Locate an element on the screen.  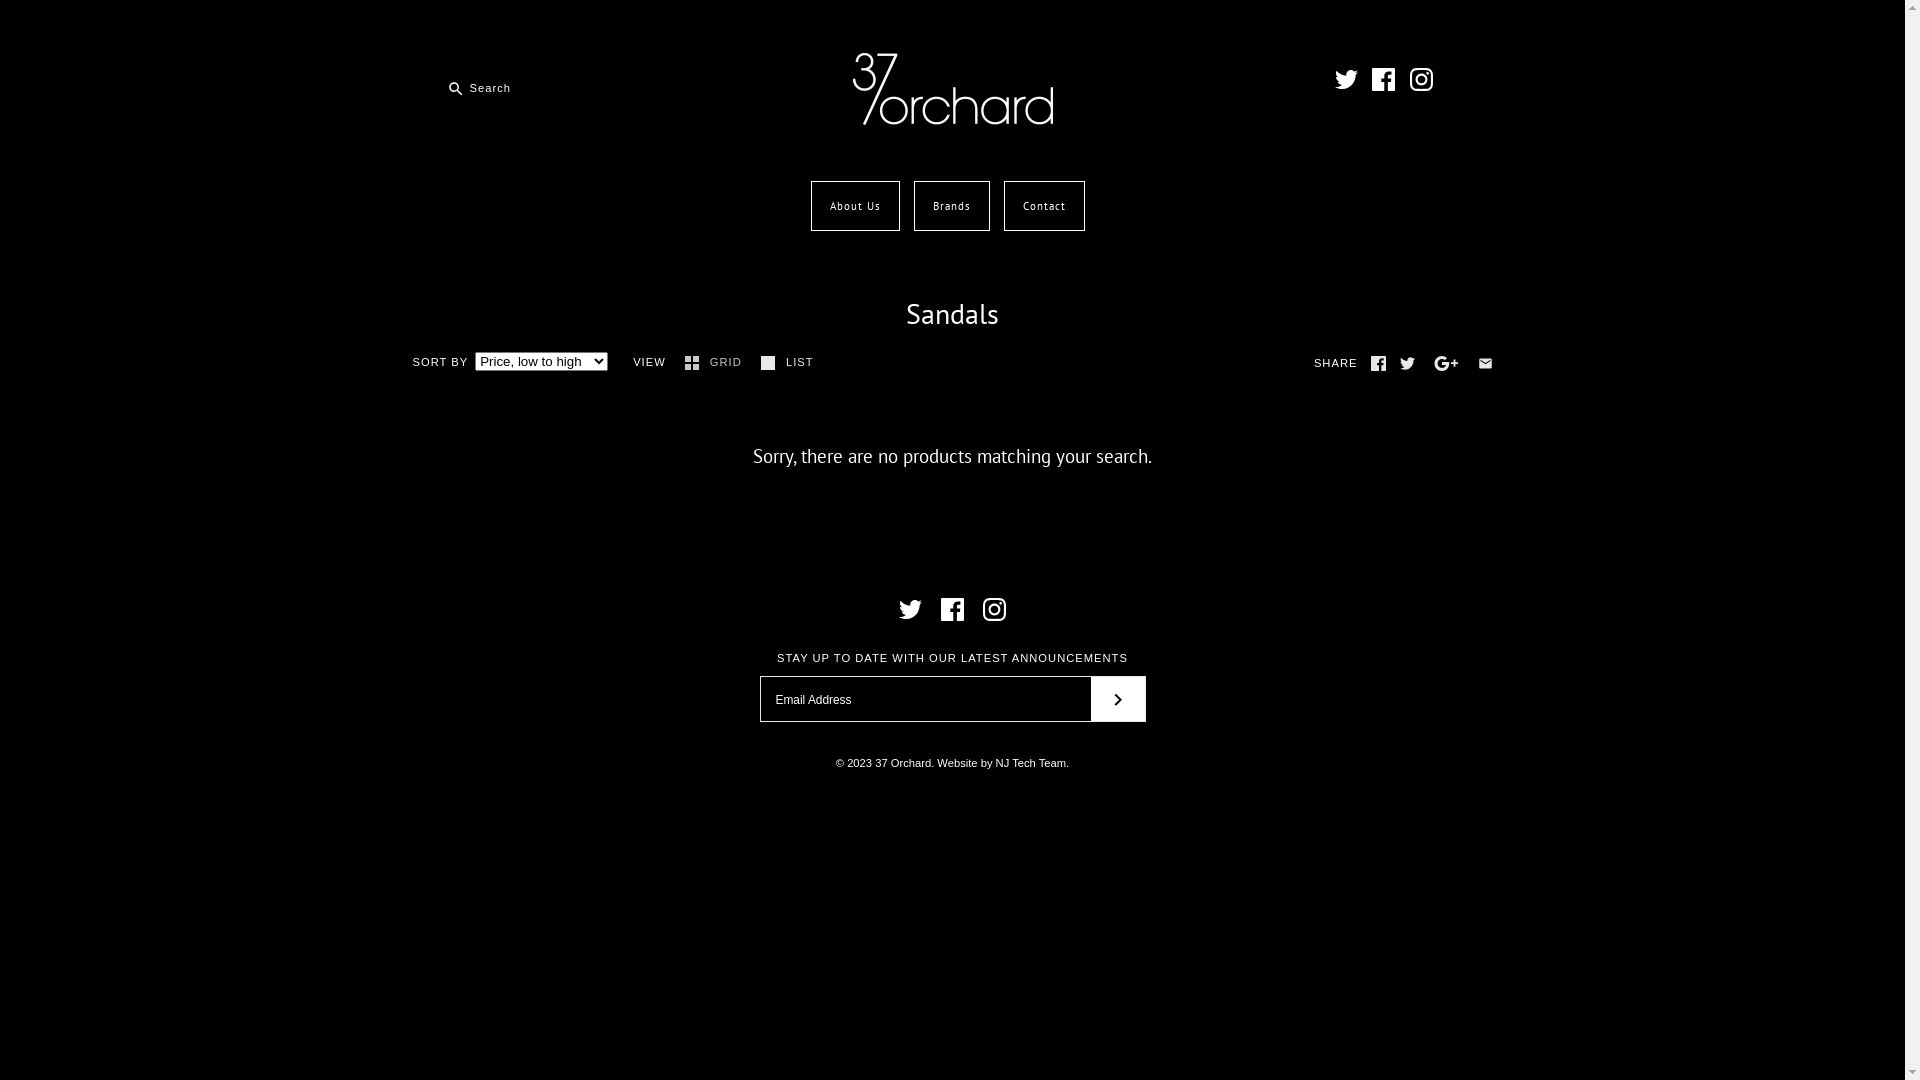
'37 Orchard' is located at coordinates (950, 63).